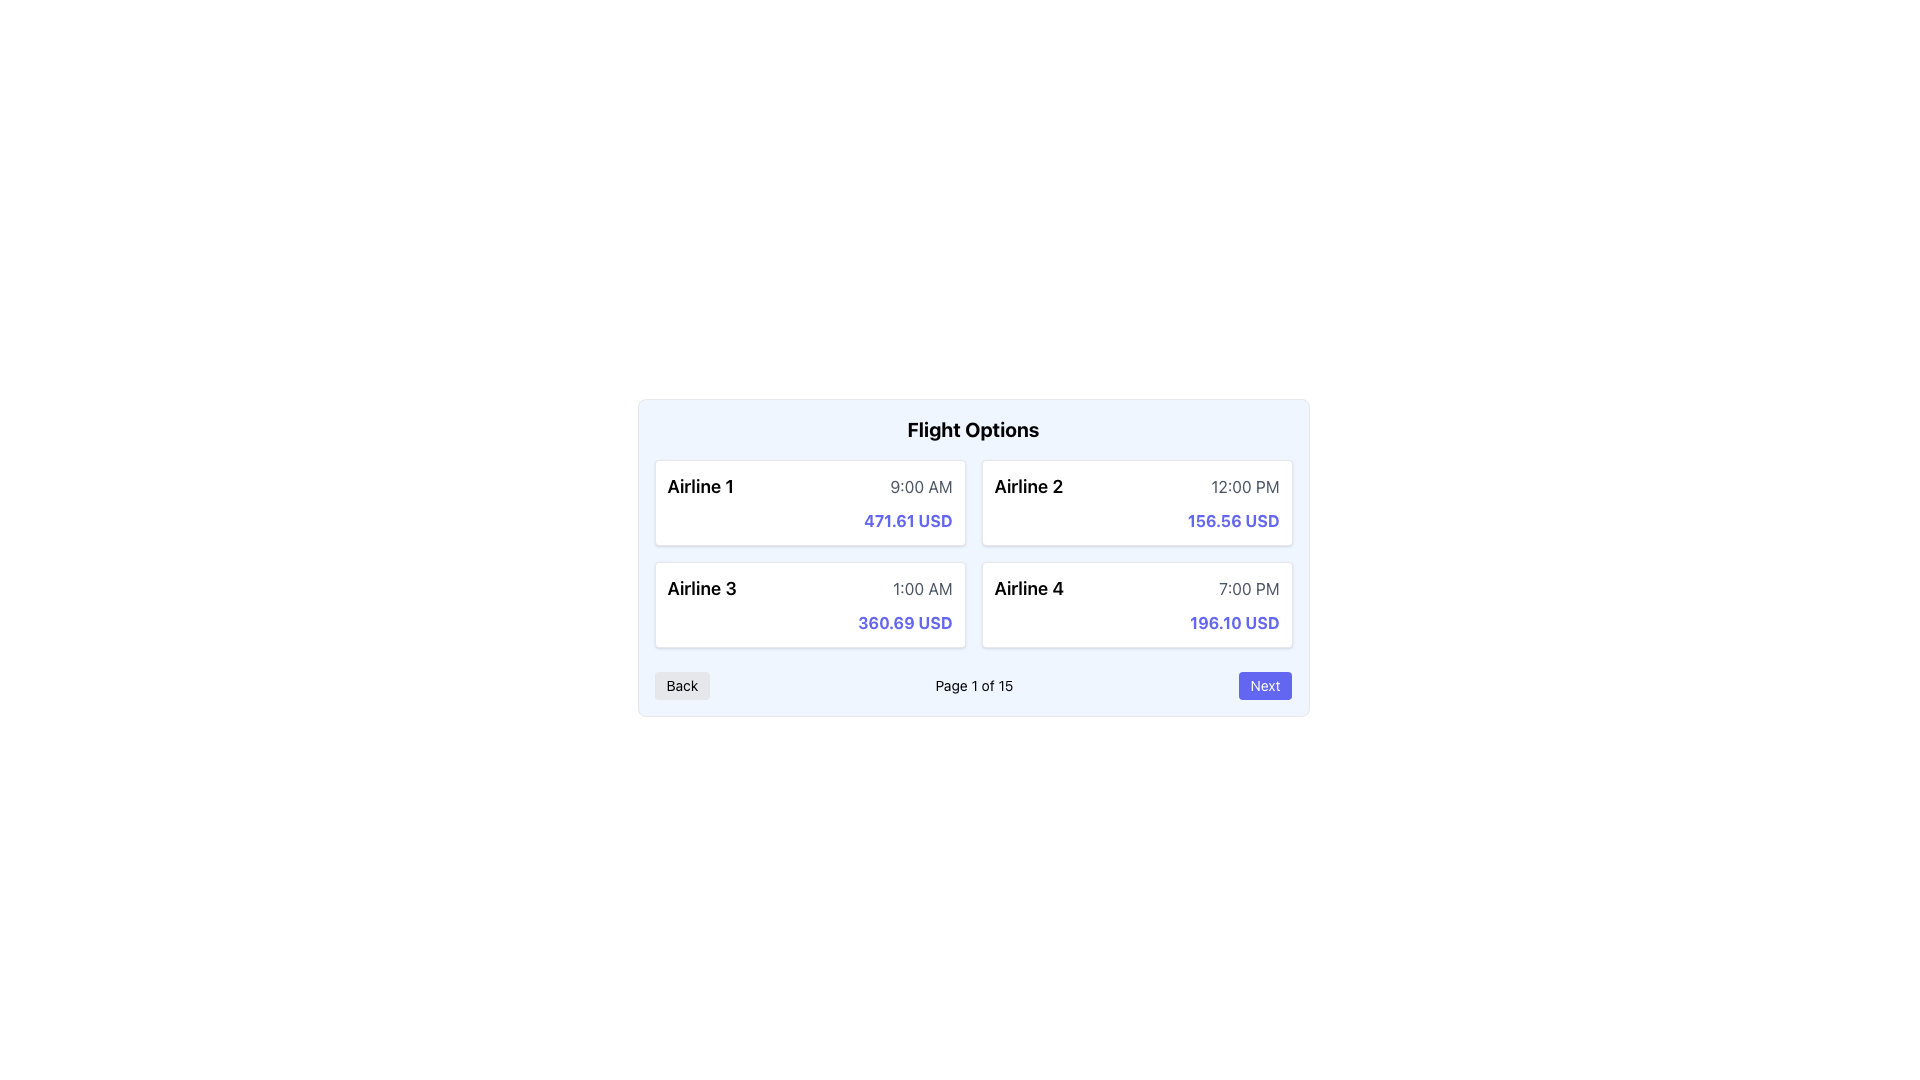  I want to click on the 'Next' button with rounded corners, which is located at the bottom-right corner of the pagination controls, to observe hover effects, so click(1264, 685).